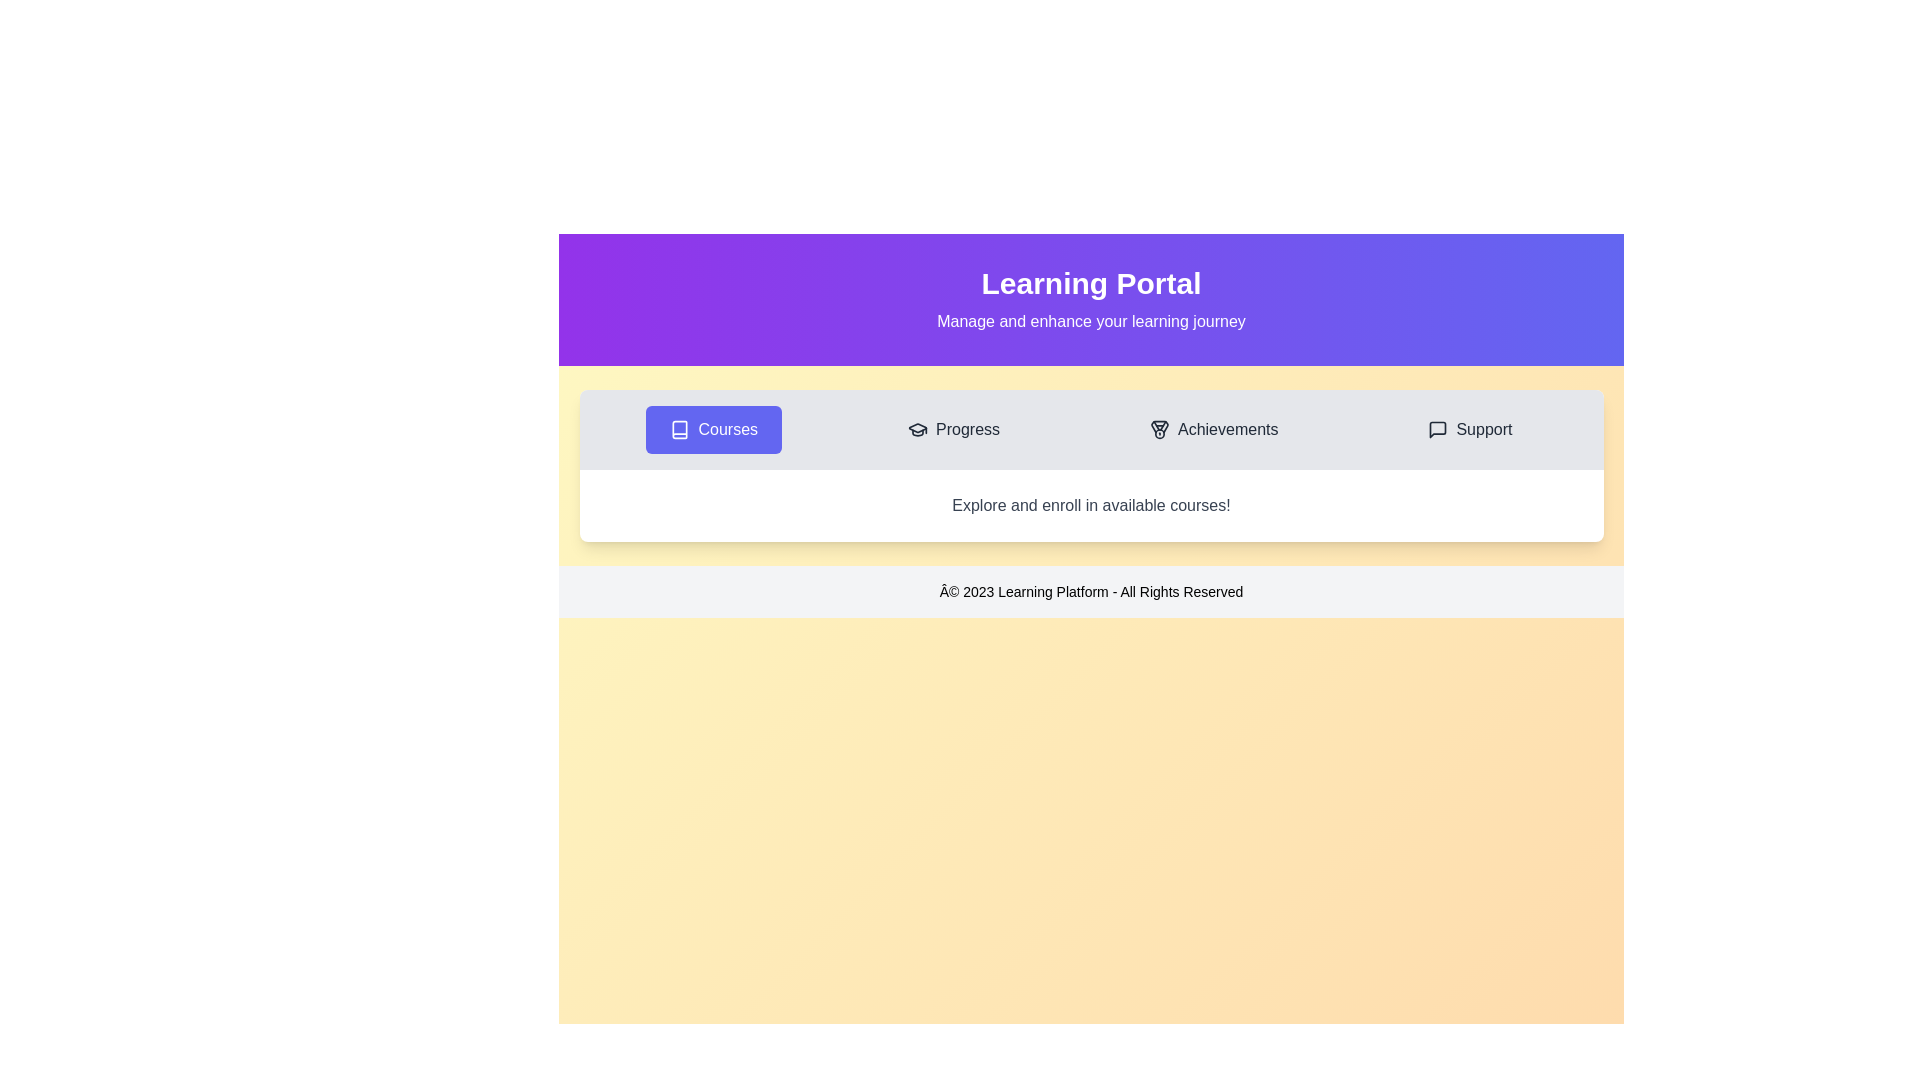 The height and width of the screenshot is (1080, 1920). I want to click on the 'Achievements' text label located to the right of the medal icon in the navigation menu, so click(1227, 428).